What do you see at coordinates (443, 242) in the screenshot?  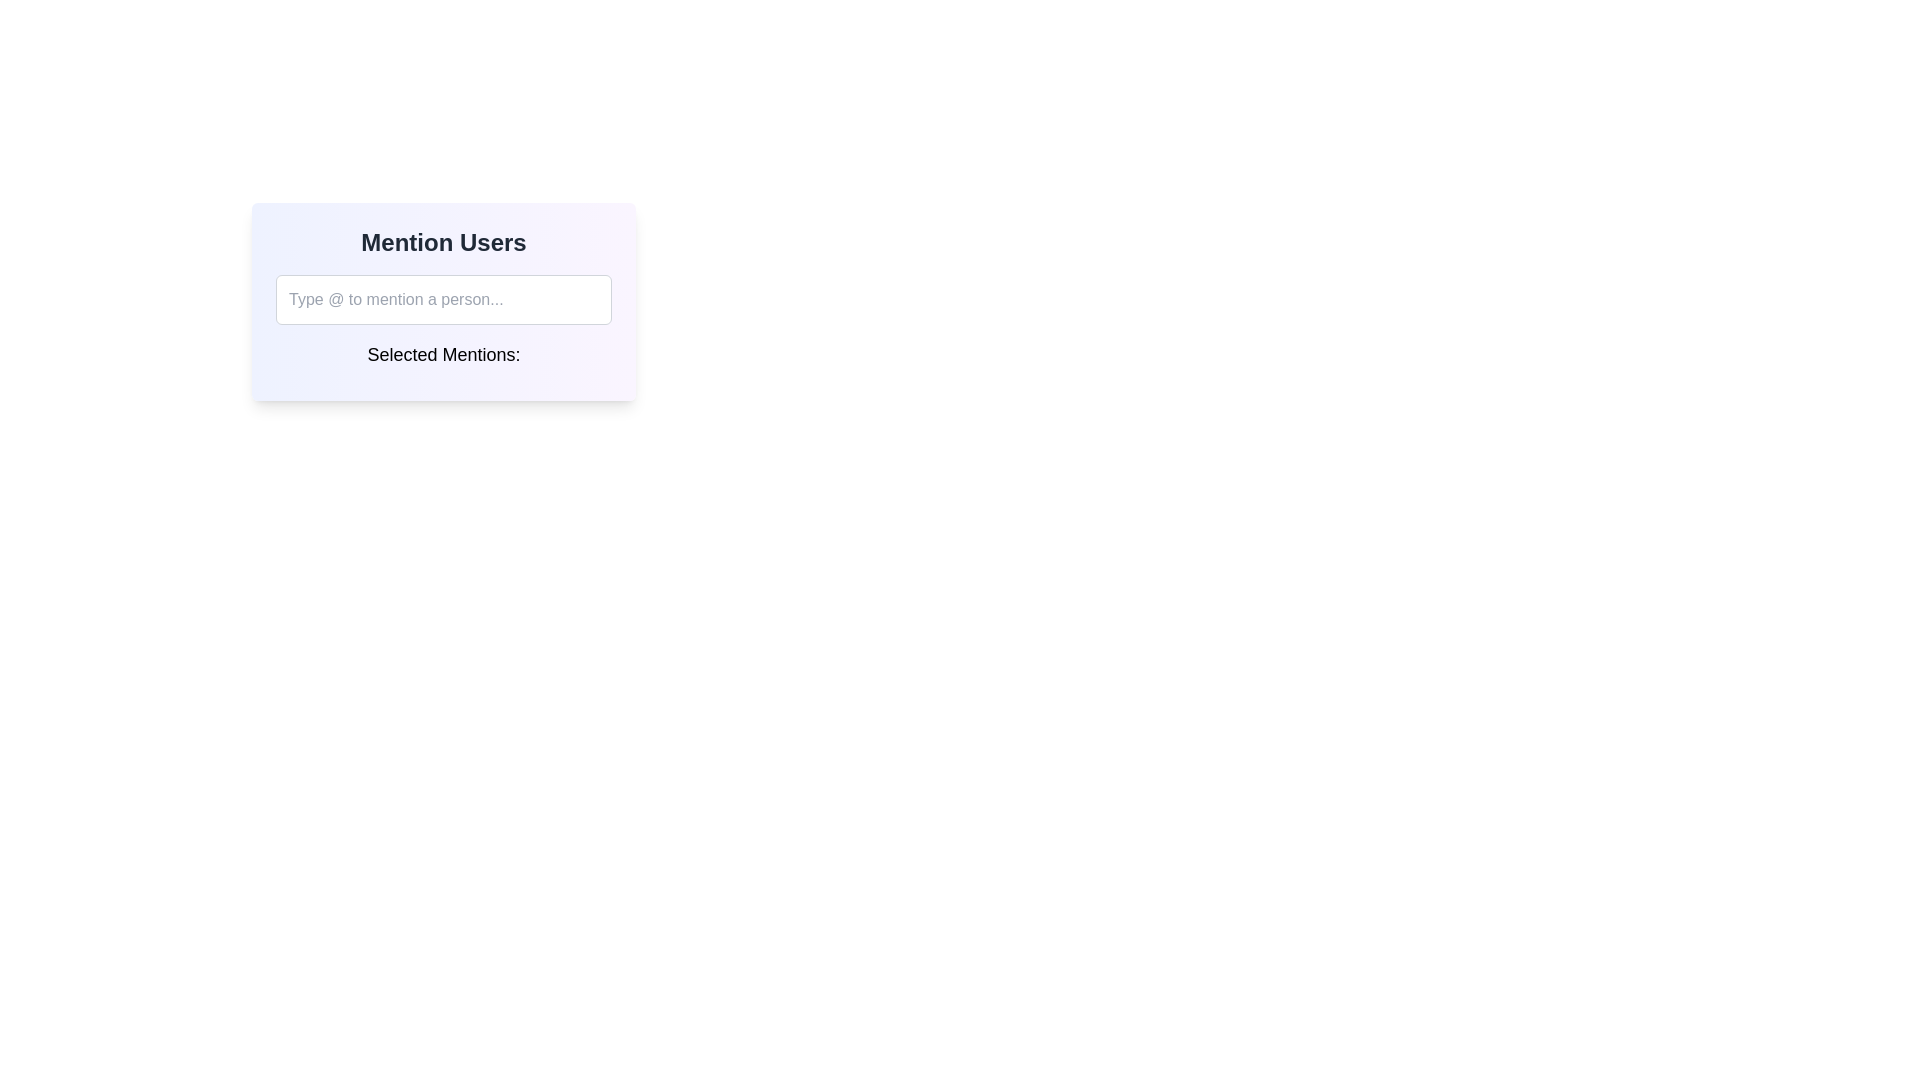 I see `the prominent header text displaying 'Mention Users', which is styled with a large bold font in dark gray against a light purple gradient background` at bounding box center [443, 242].